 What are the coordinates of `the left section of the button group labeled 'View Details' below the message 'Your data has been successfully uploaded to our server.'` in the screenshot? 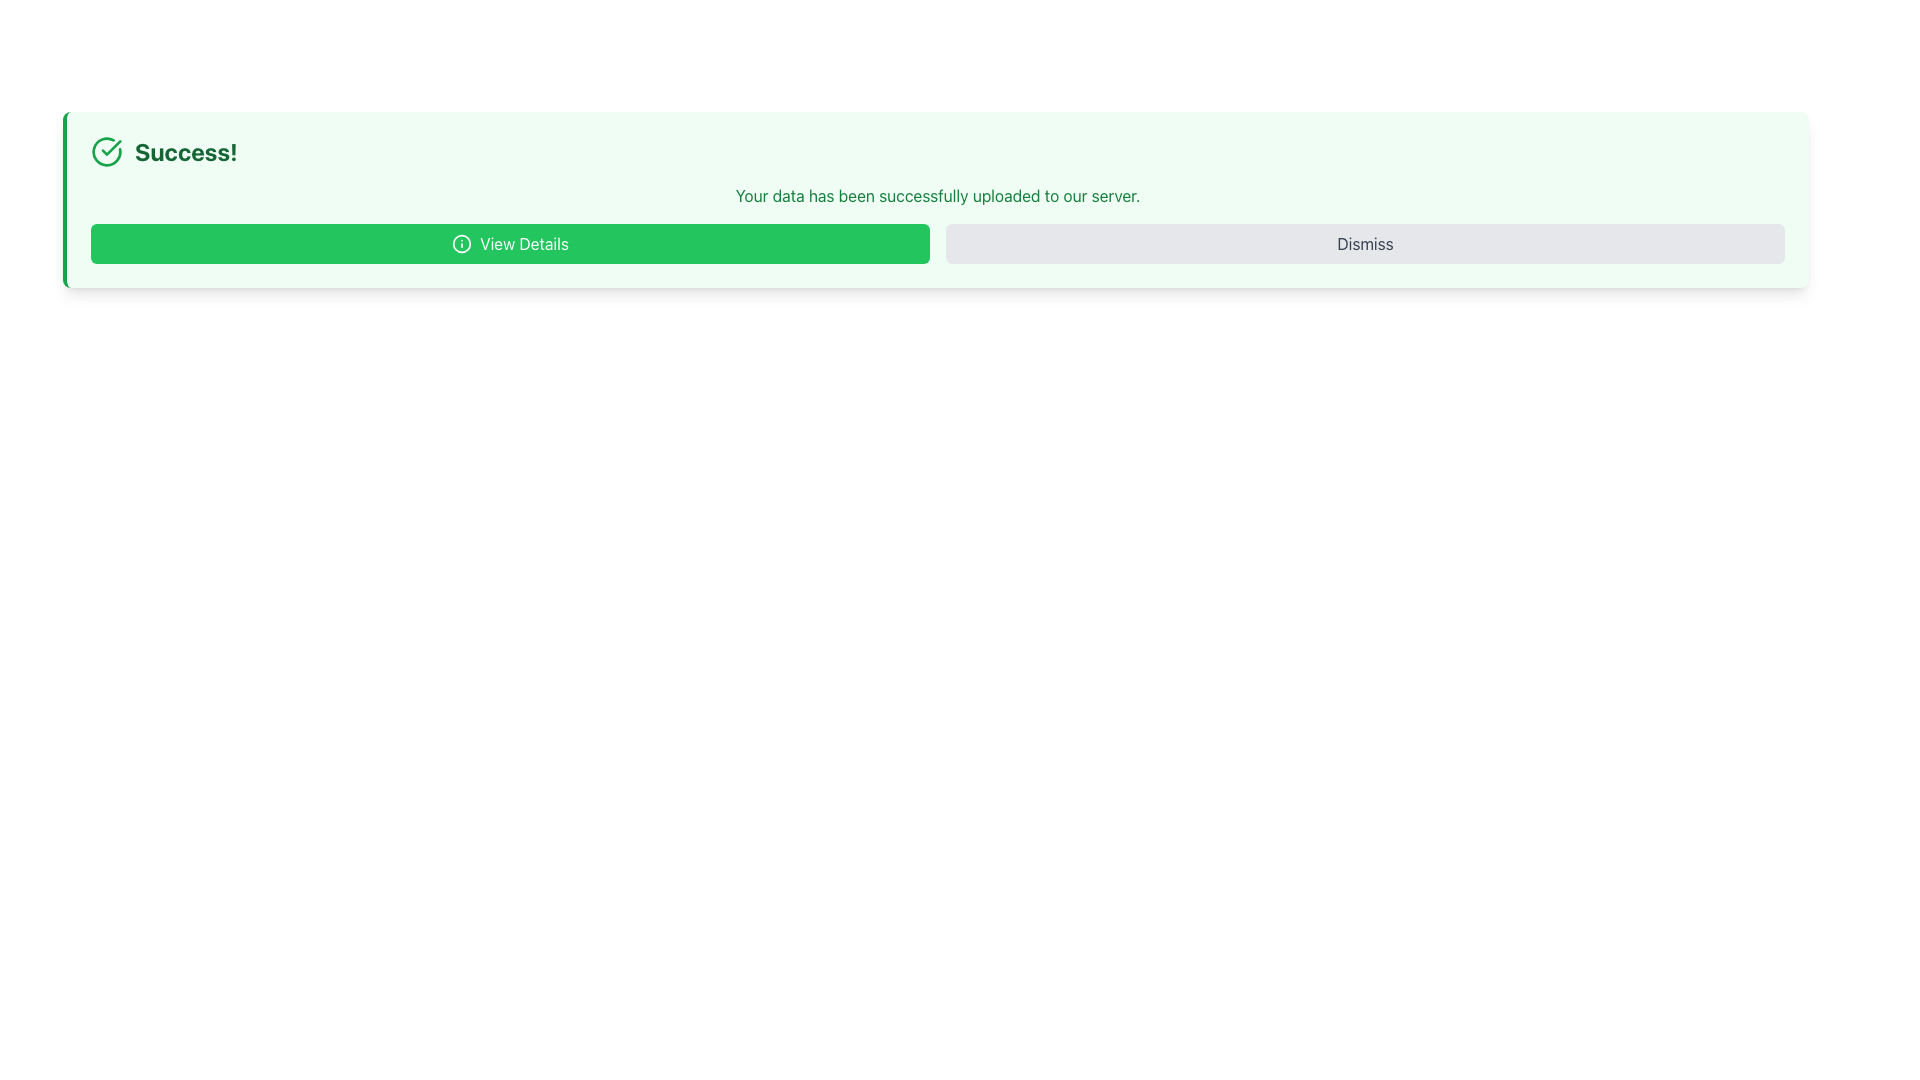 It's located at (936, 242).